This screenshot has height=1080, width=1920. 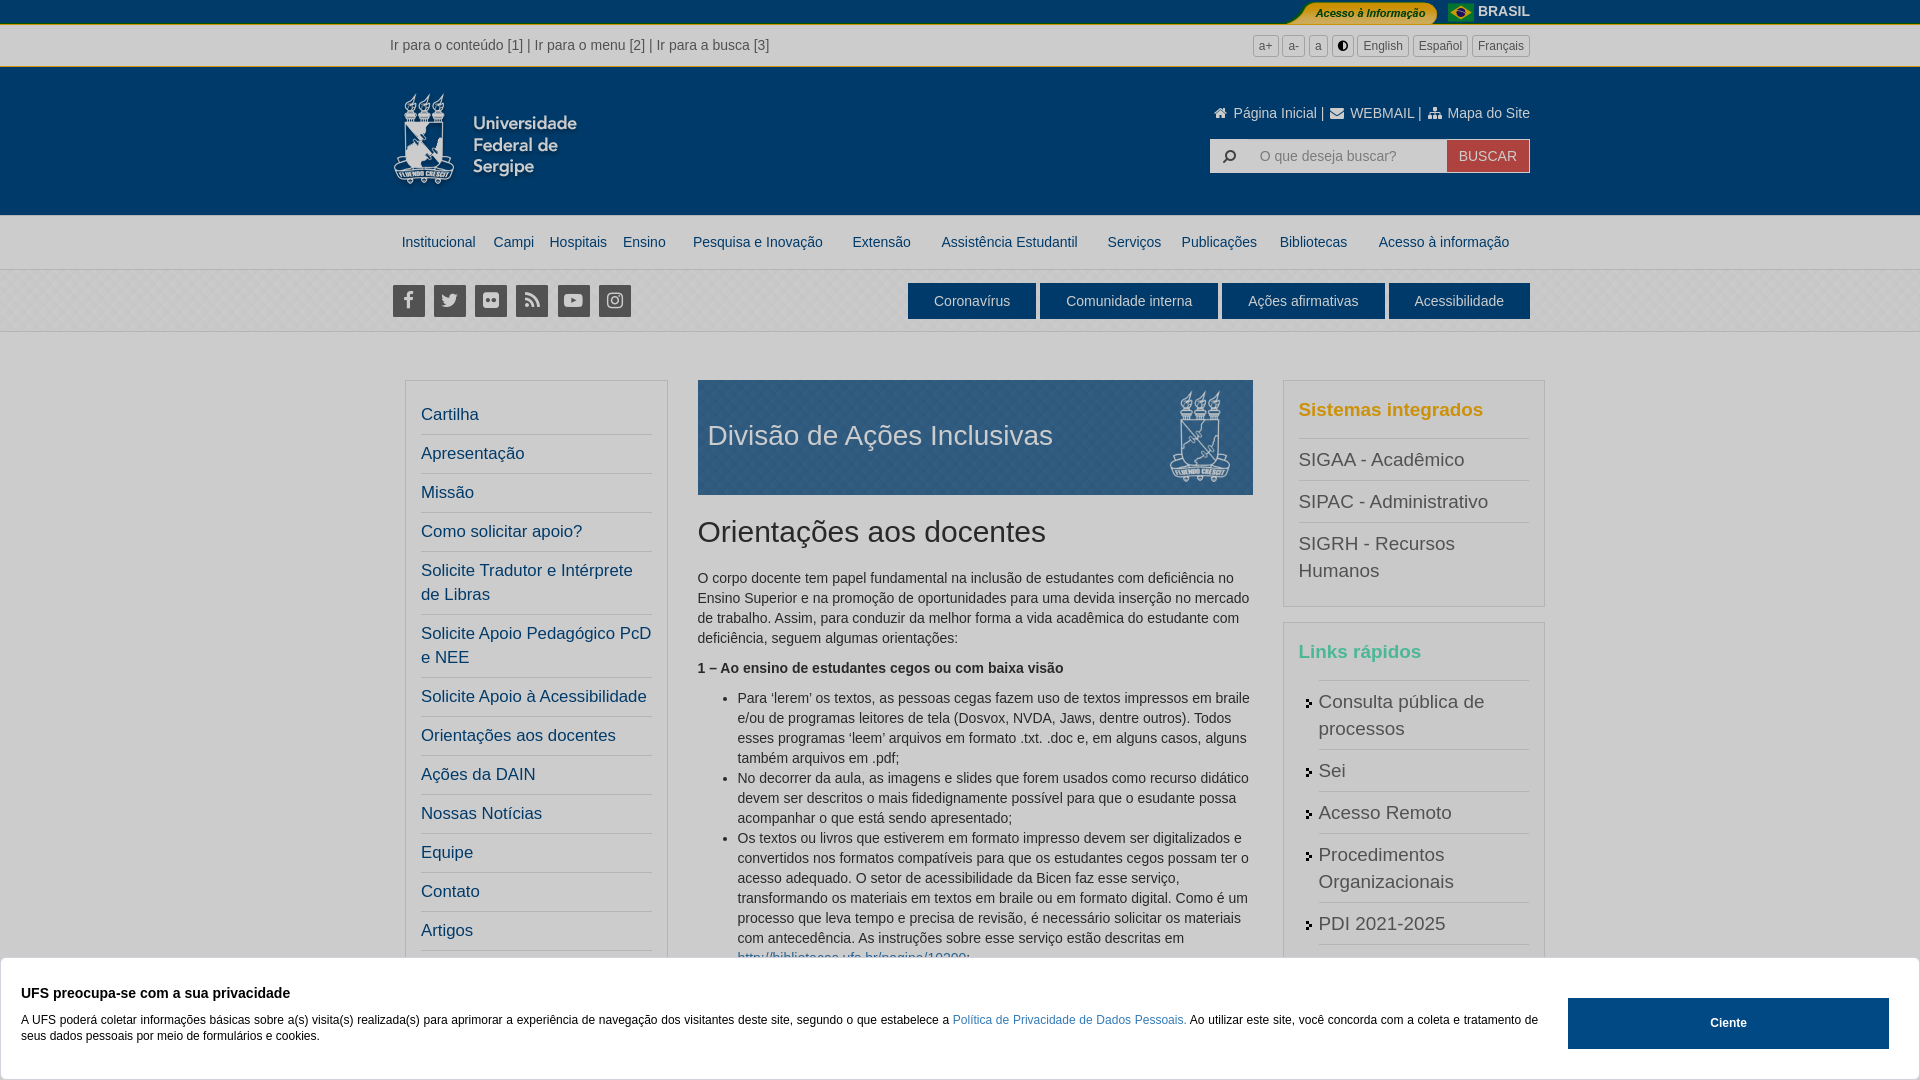 What do you see at coordinates (1375, 556) in the screenshot?
I see `'SIGRH - Recursos Humanos'` at bounding box center [1375, 556].